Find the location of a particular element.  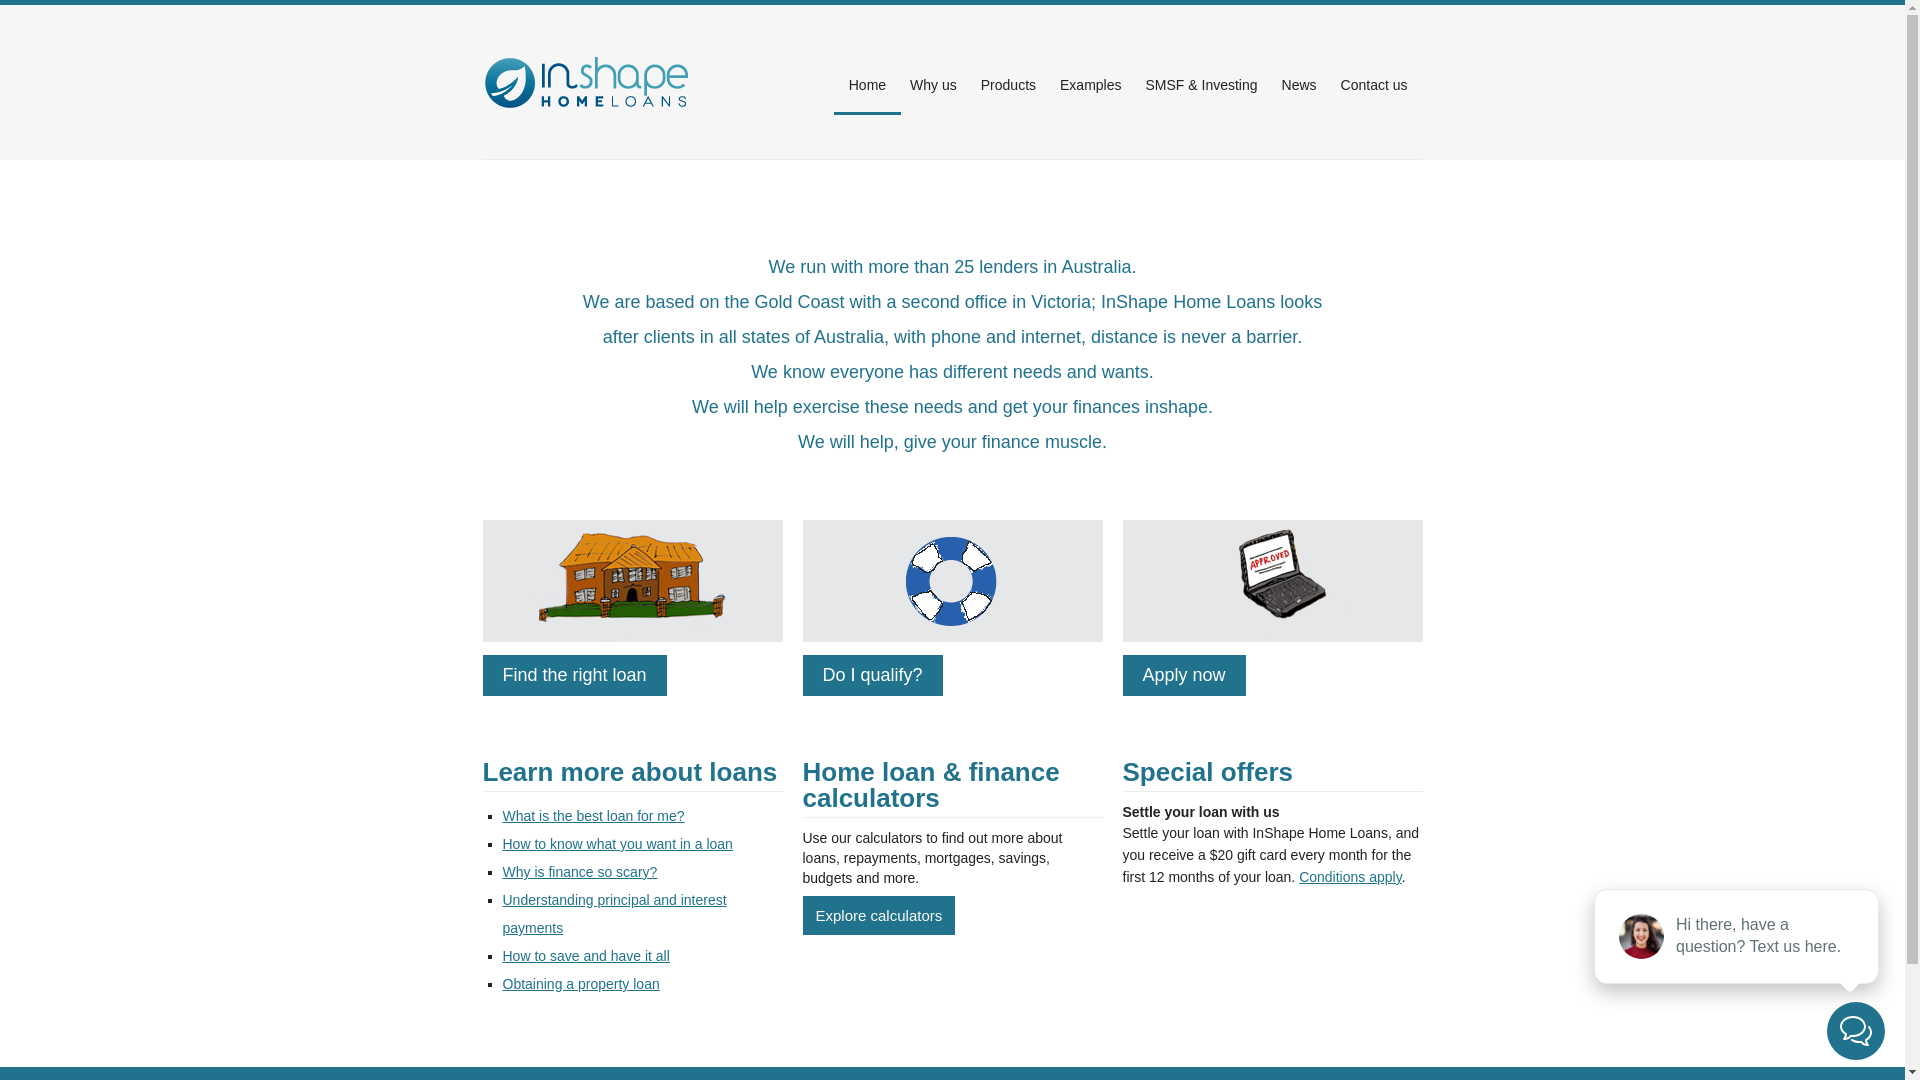

'News' is located at coordinates (1299, 82).